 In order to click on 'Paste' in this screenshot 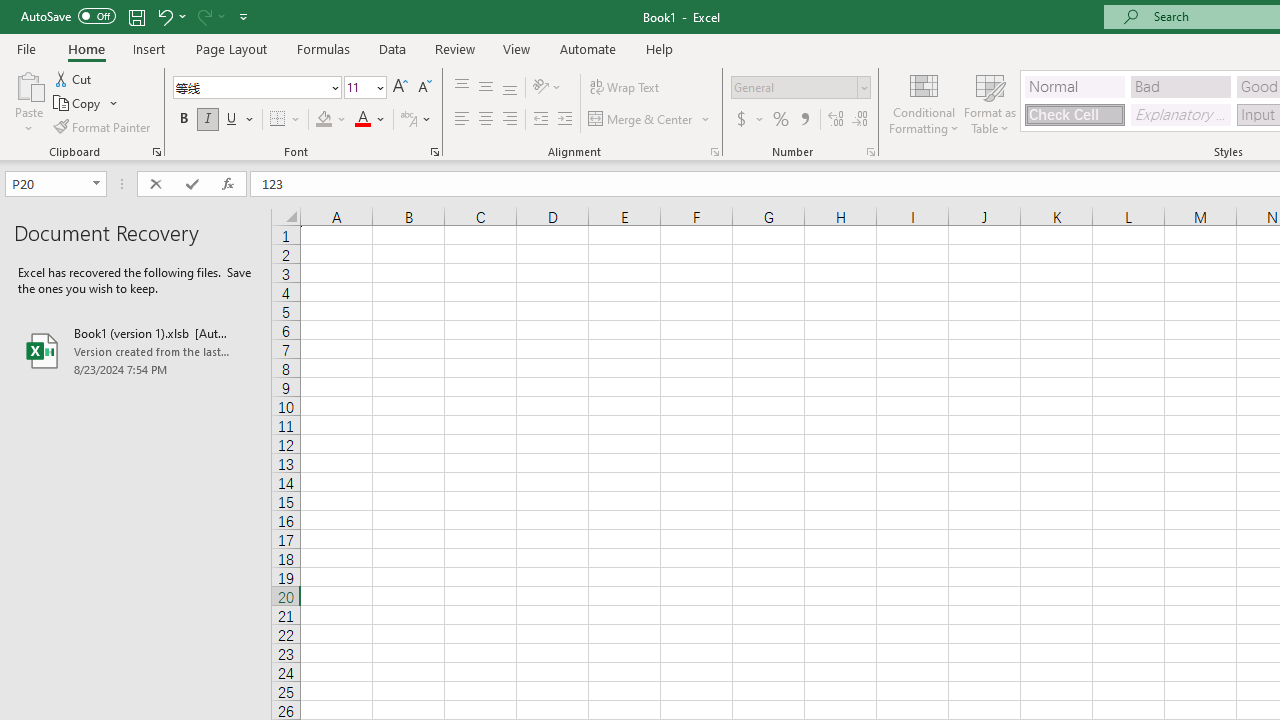, I will do `click(28, 103)`.